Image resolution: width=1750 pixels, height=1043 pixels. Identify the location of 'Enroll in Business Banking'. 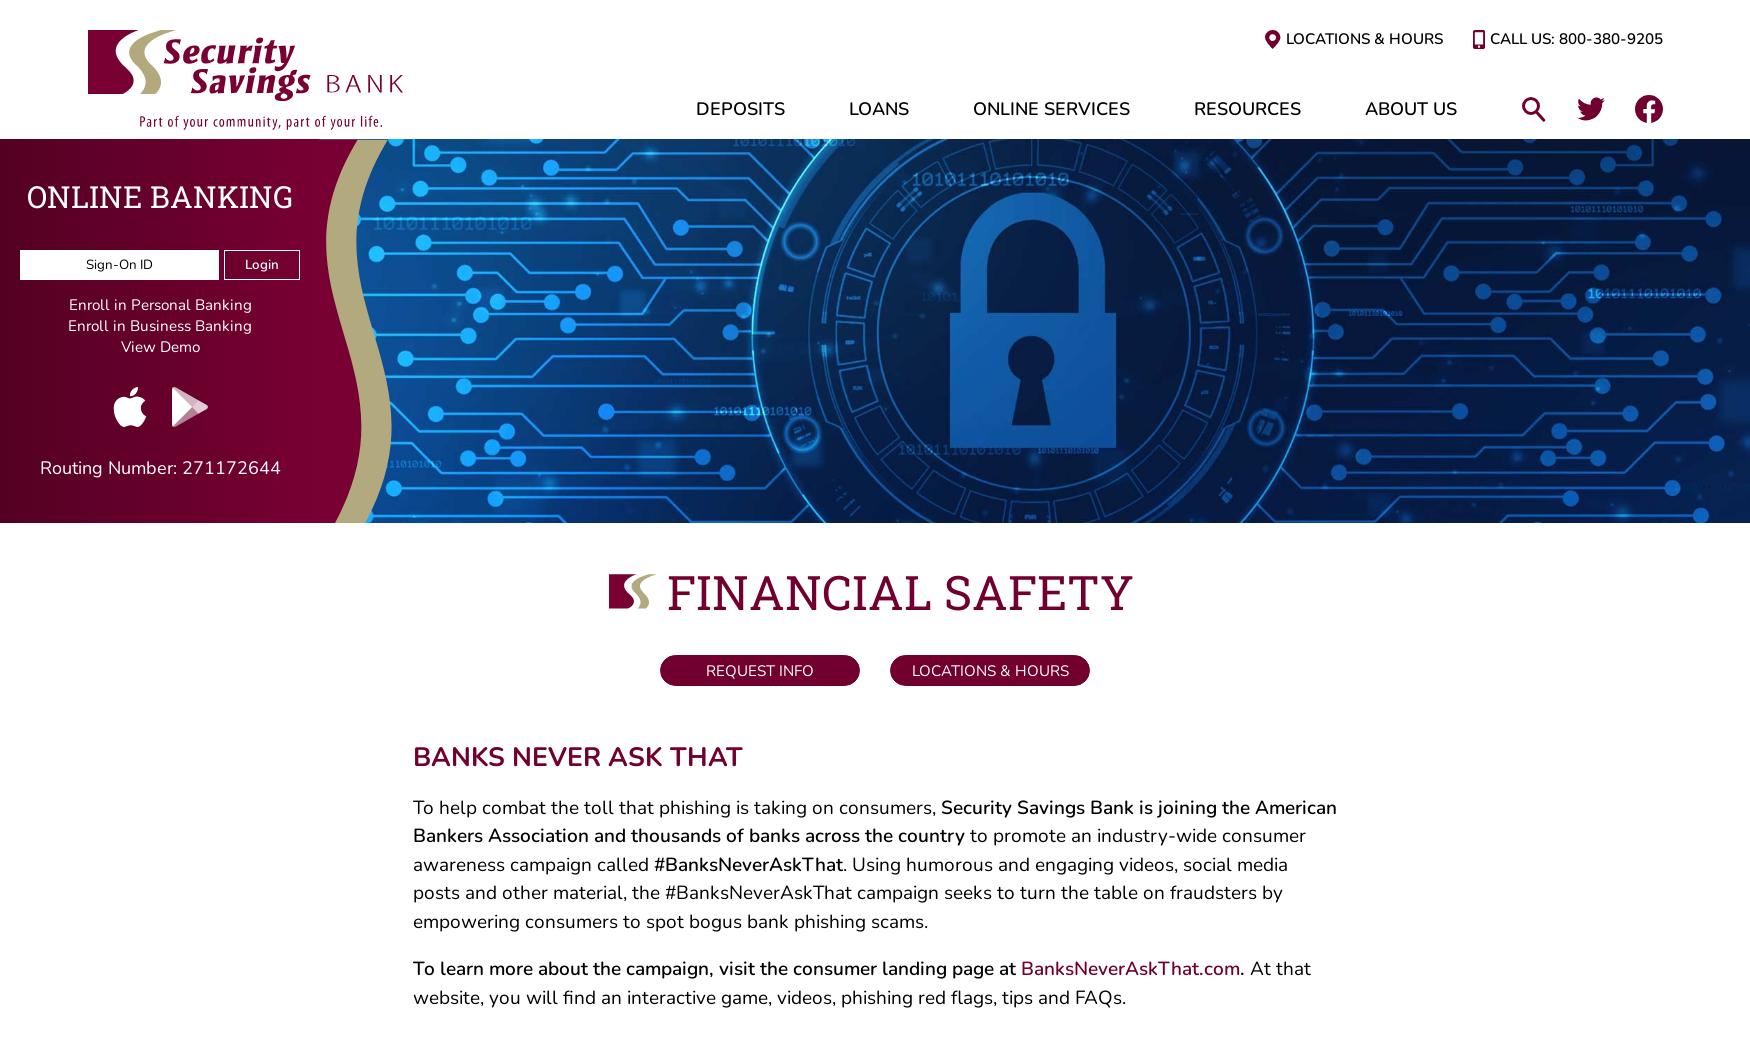
(68, 330).